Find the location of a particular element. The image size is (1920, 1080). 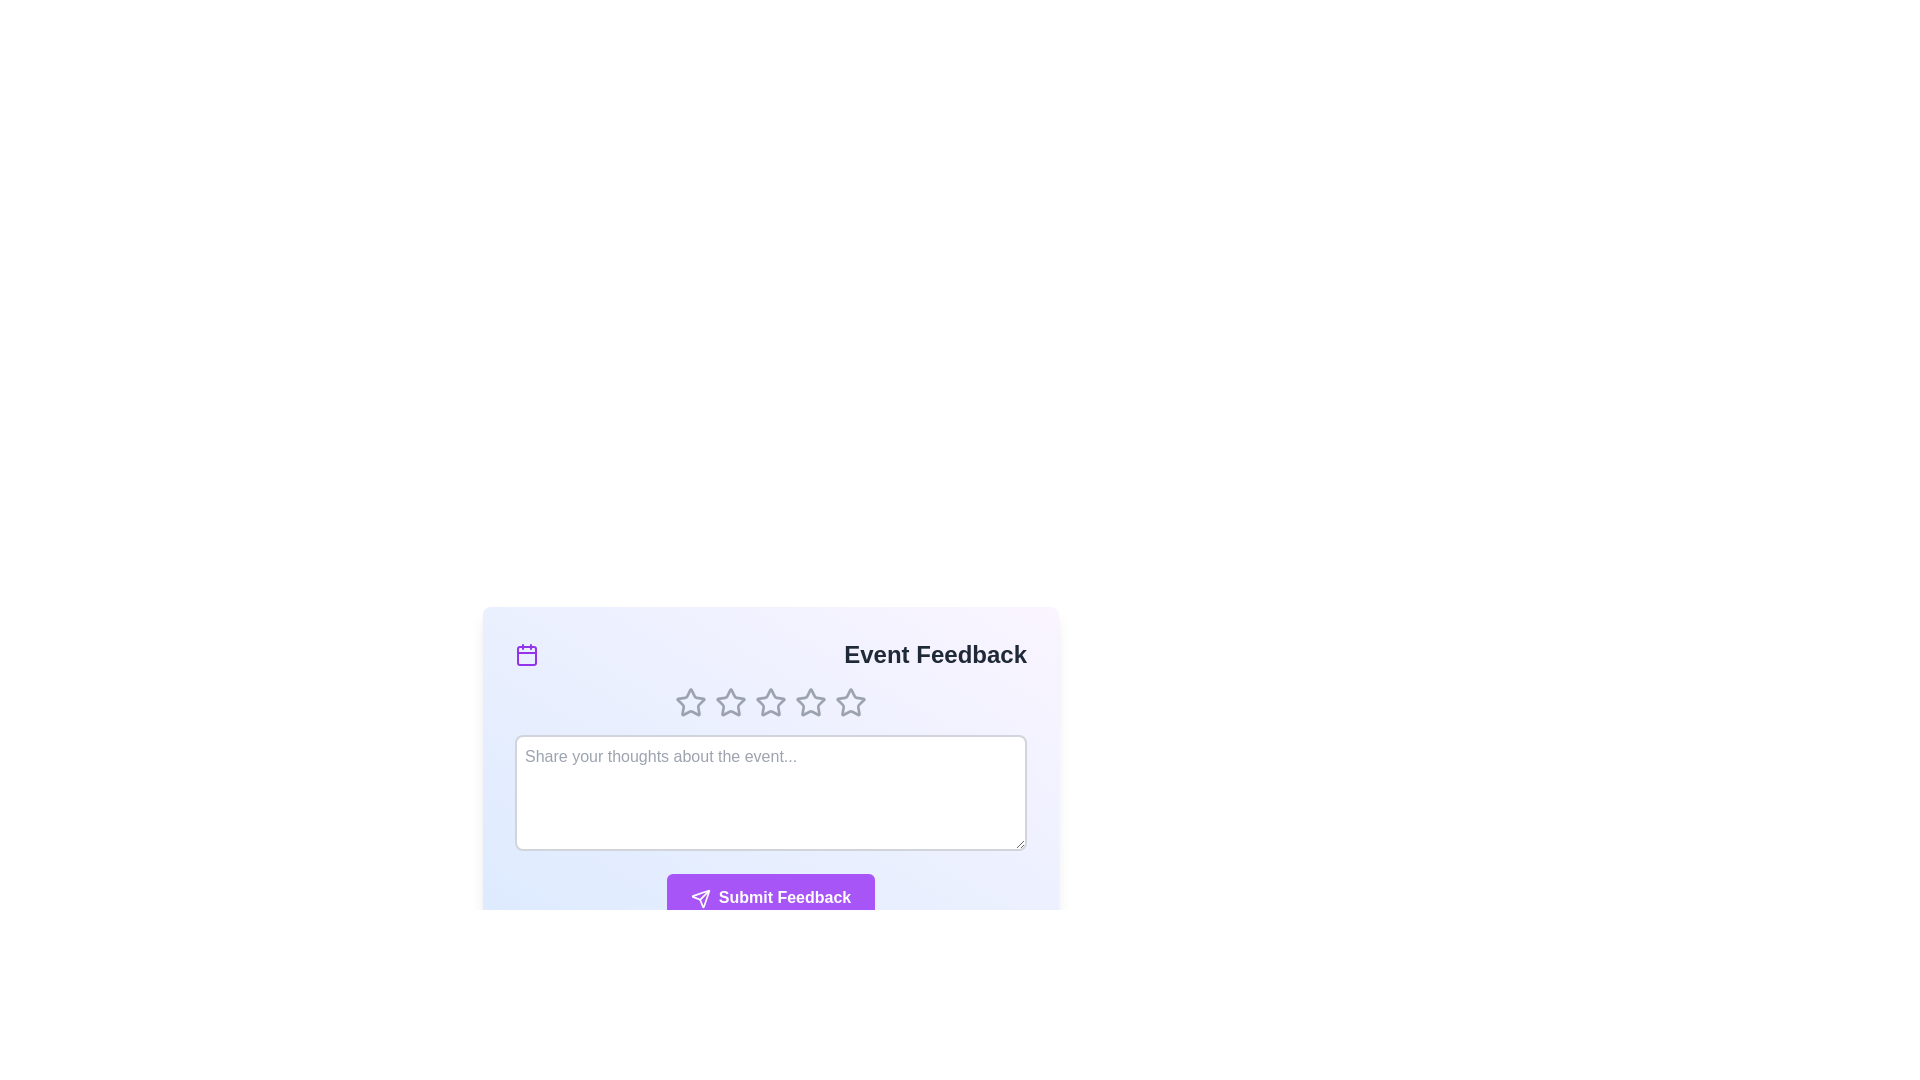

the 'Submit Feedback' button located at the bottom center of its containing card to change its color is located at coordinates (770, 897).